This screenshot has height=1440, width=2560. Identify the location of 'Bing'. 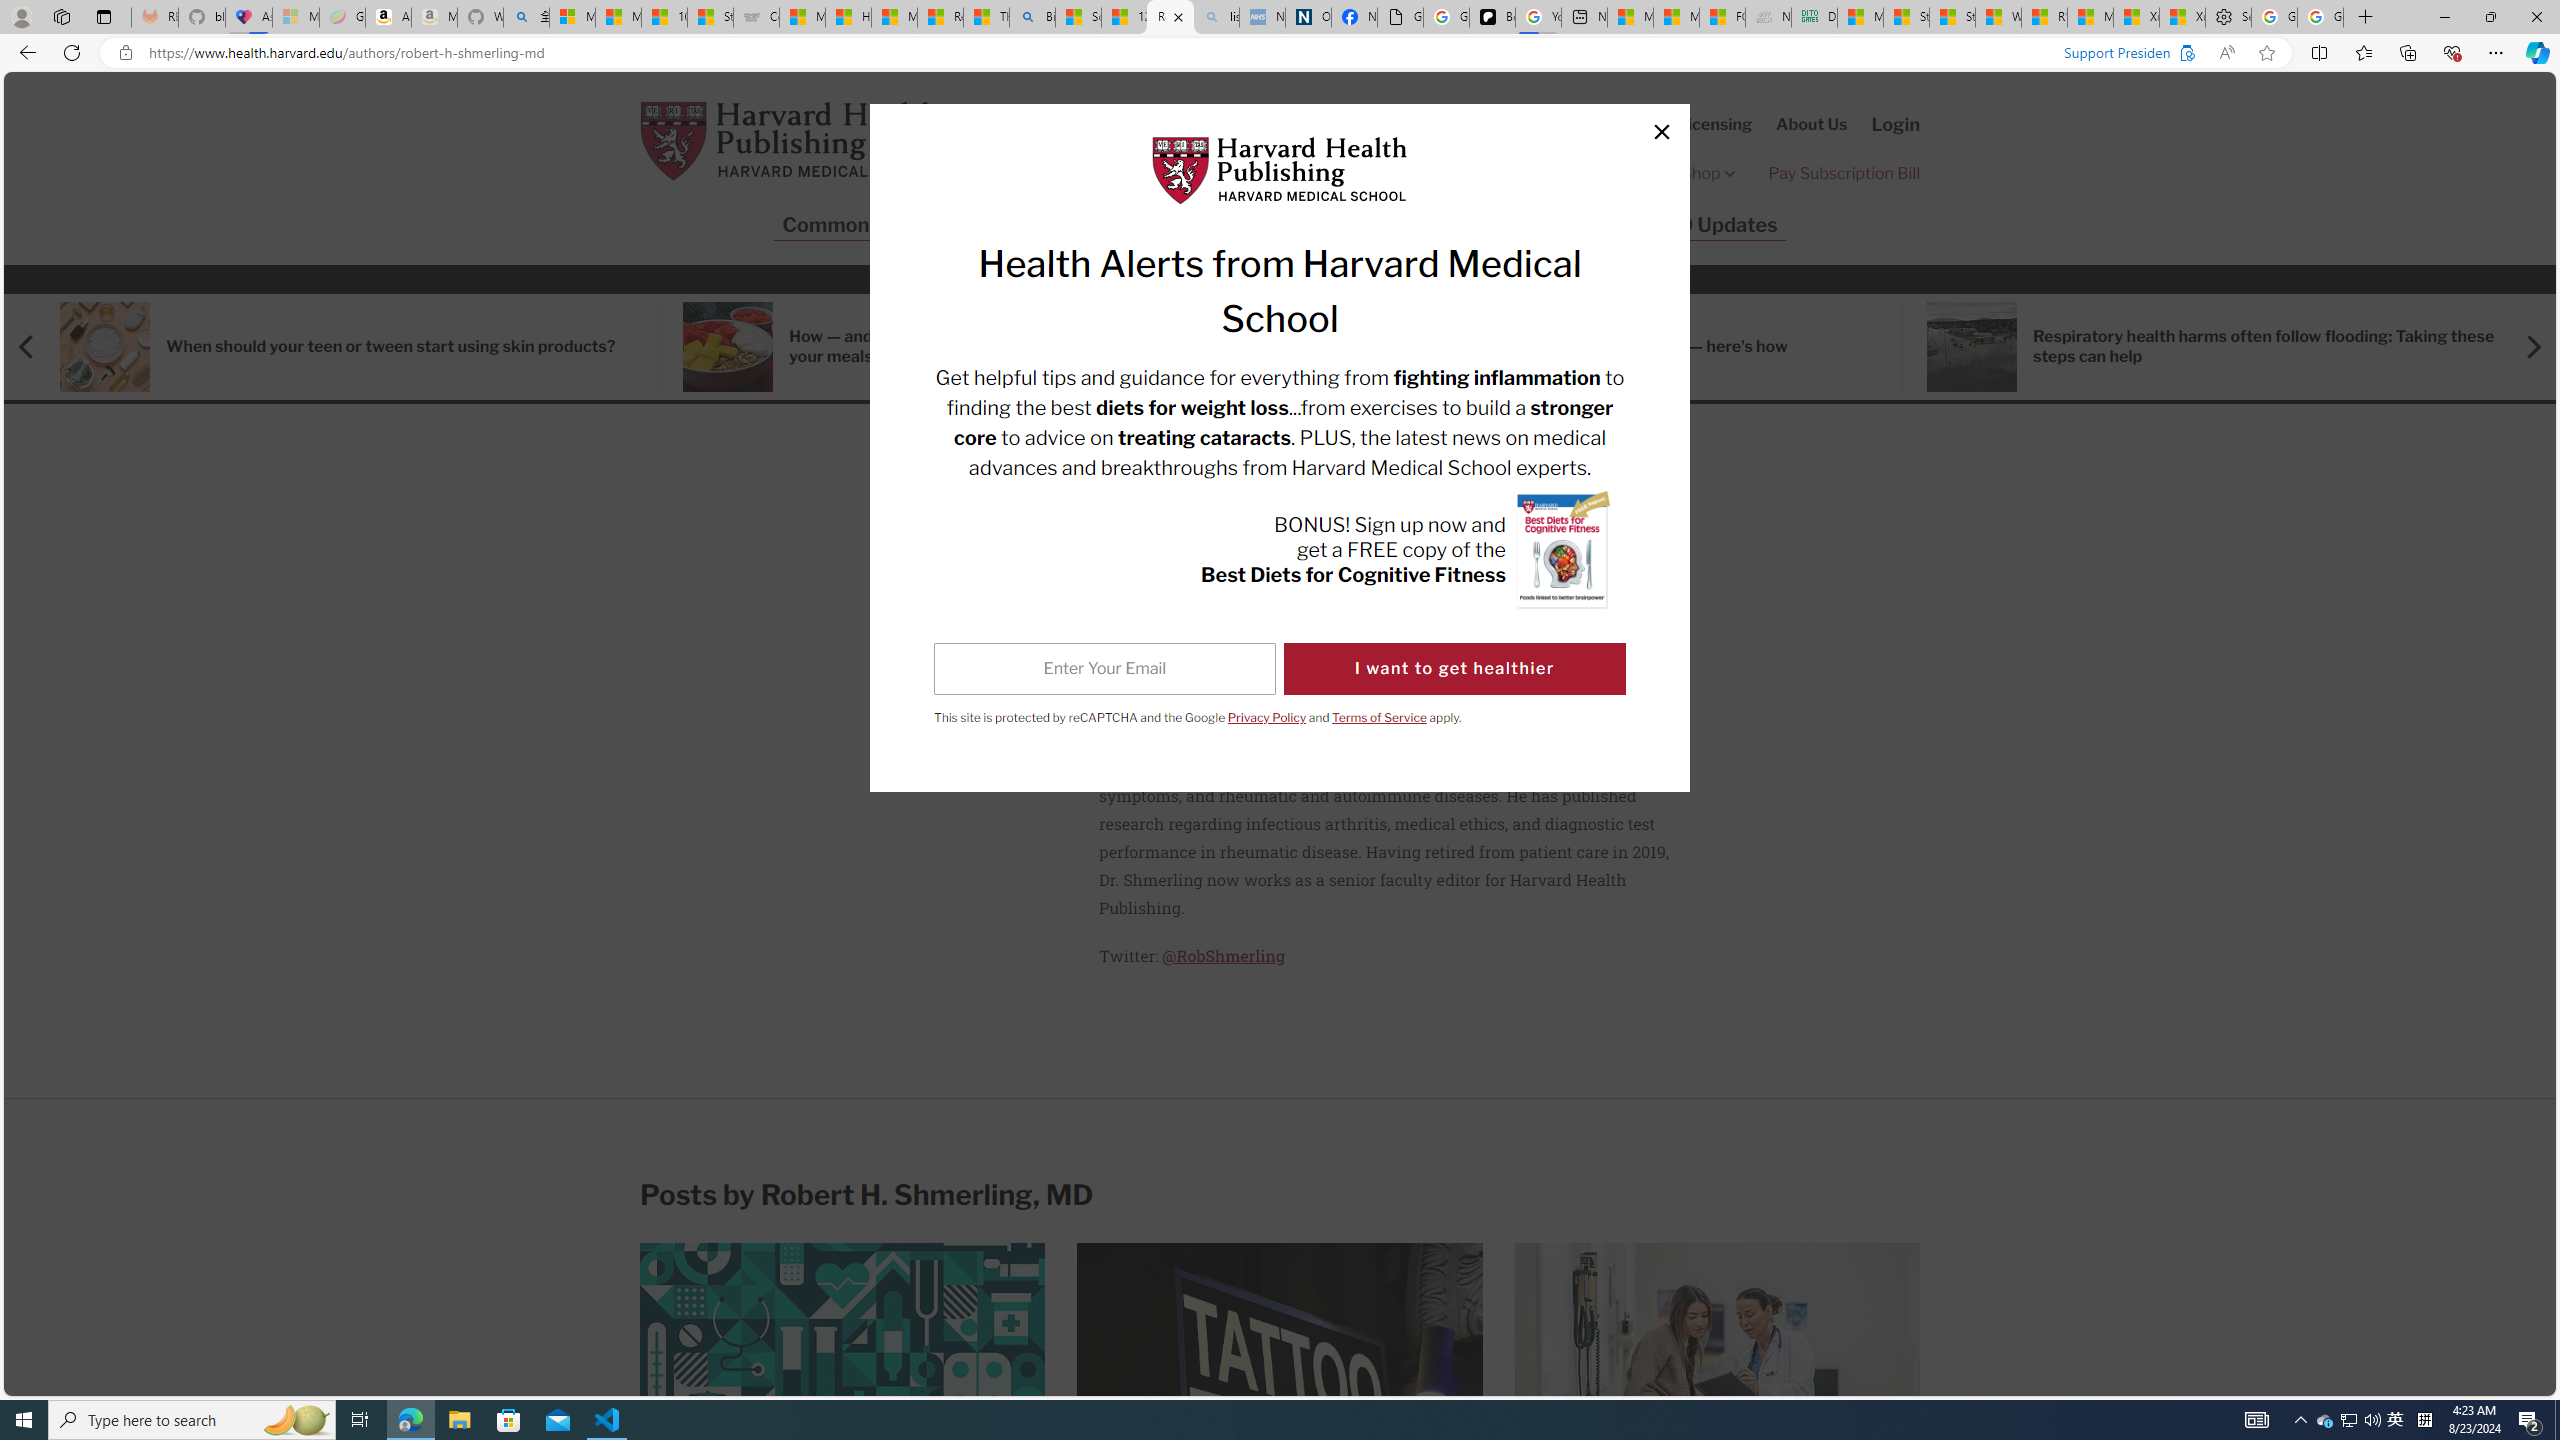
(1031, 16).